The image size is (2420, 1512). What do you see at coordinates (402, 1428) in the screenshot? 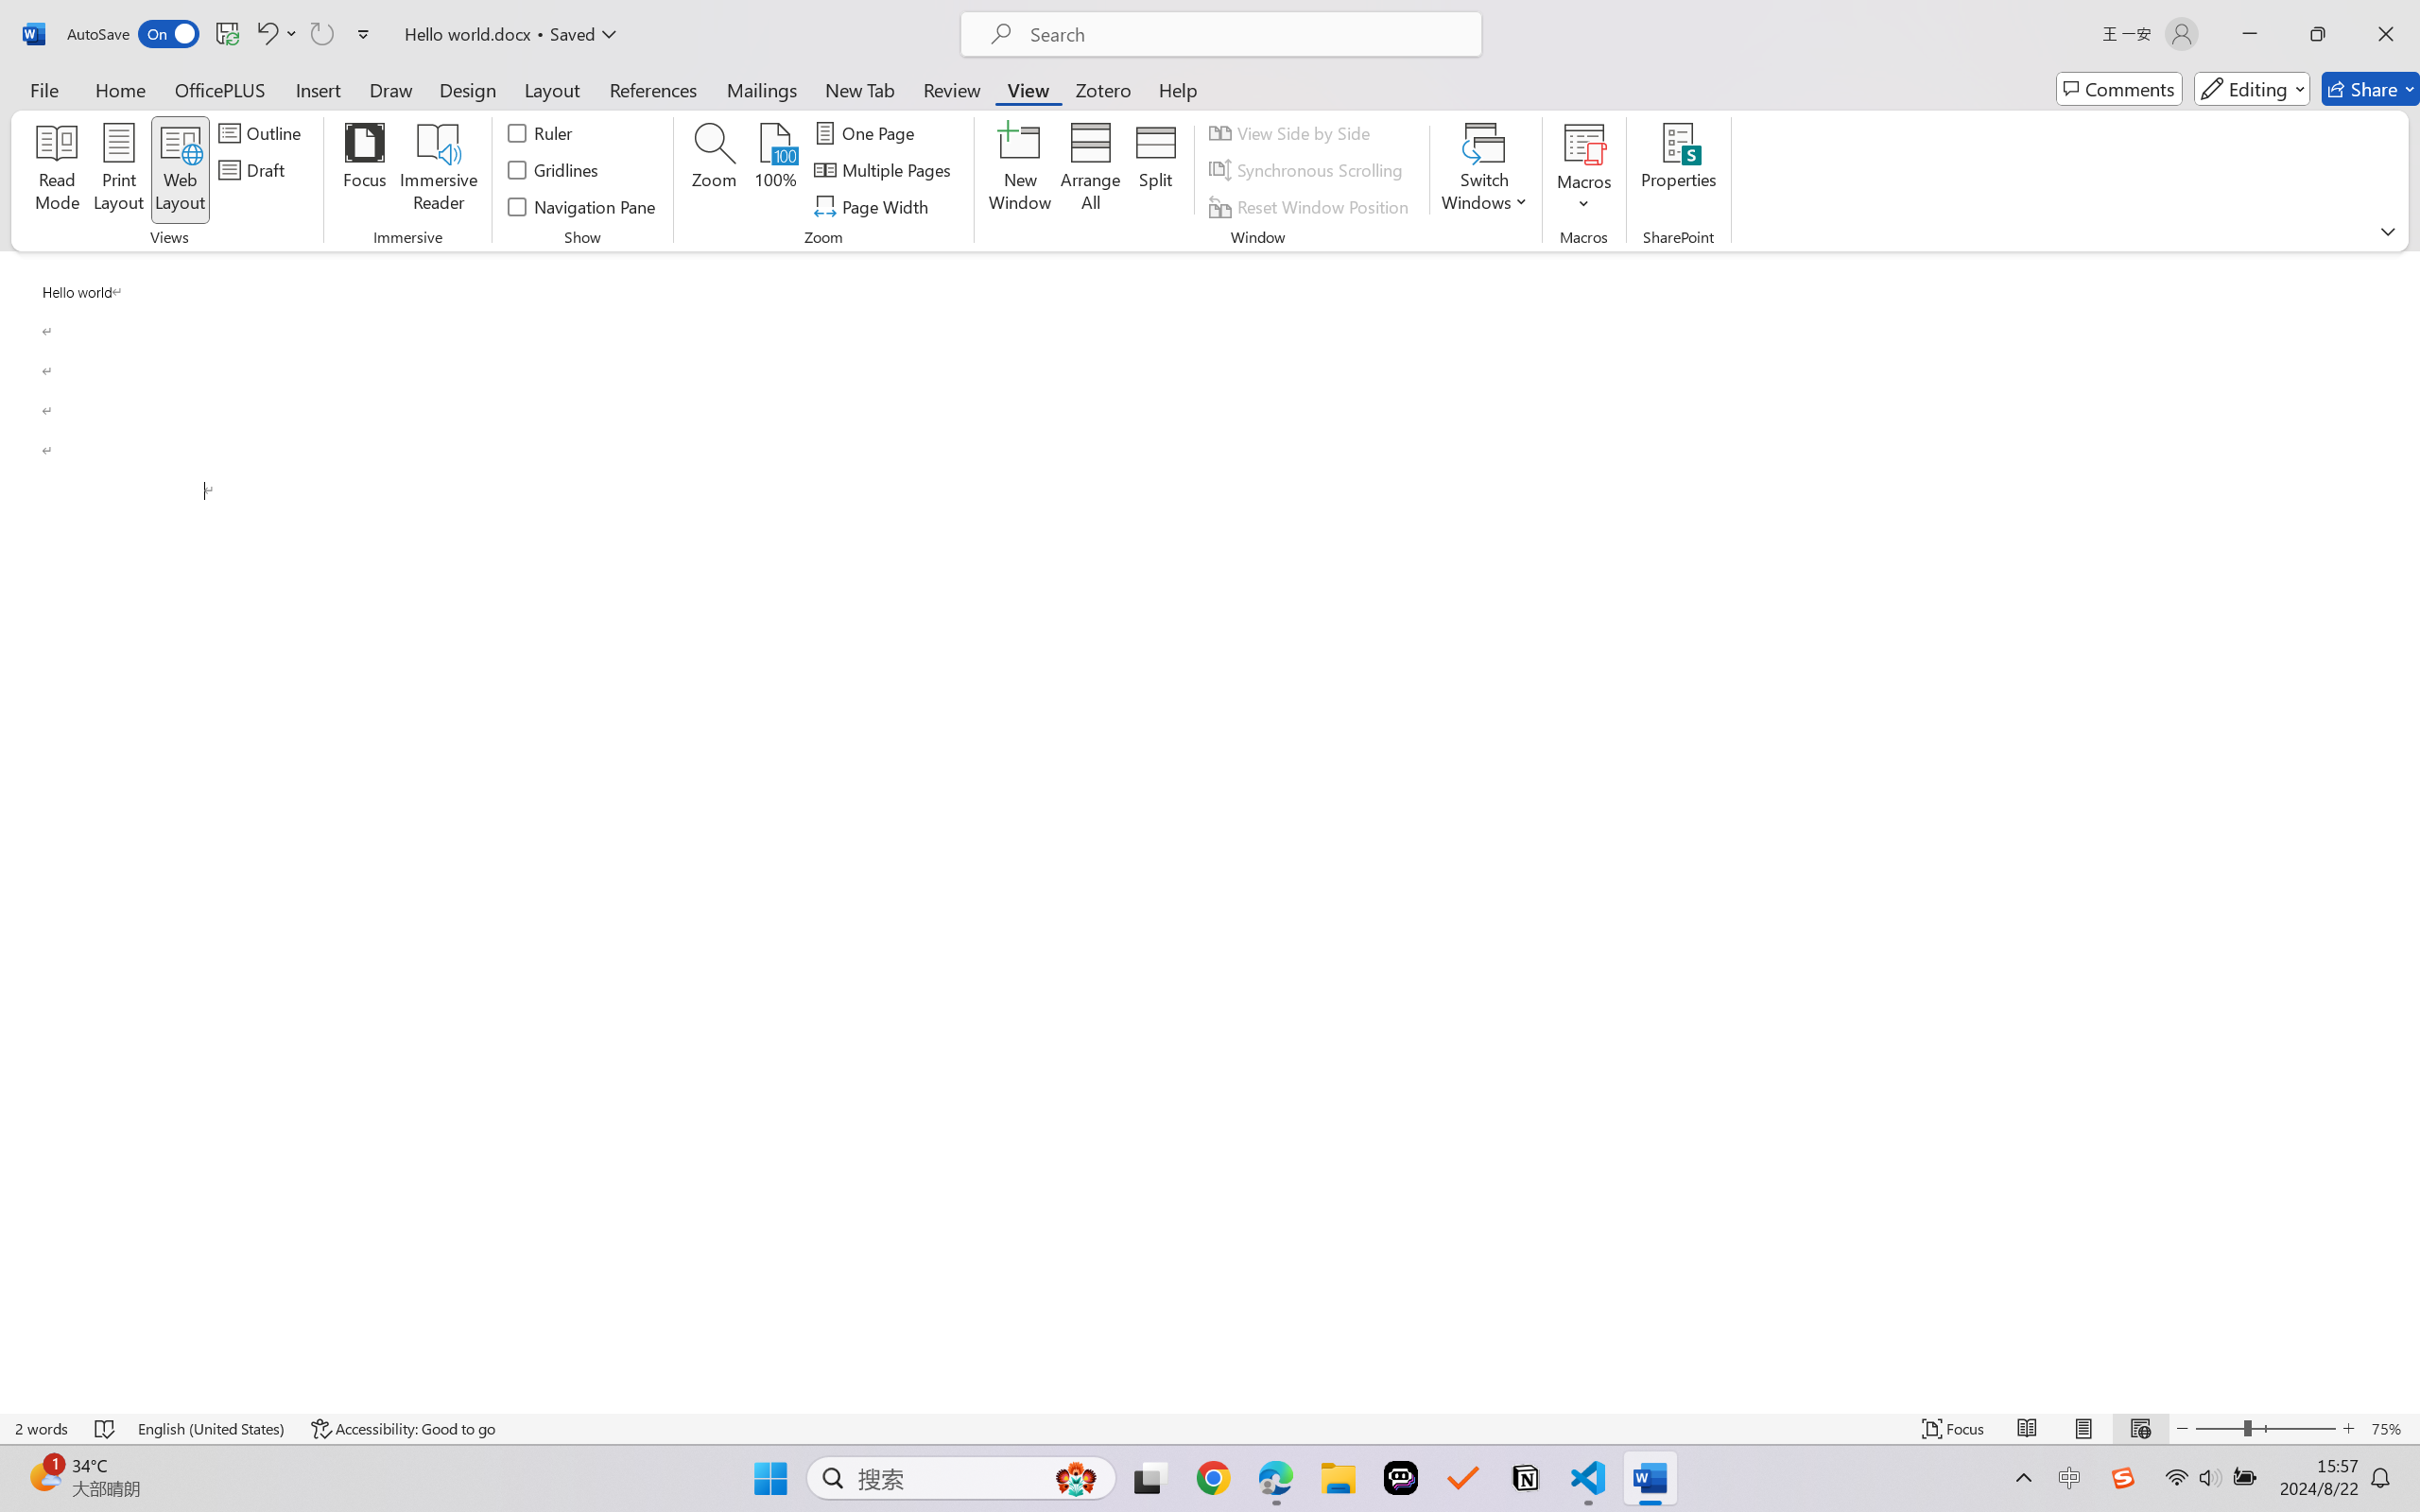
I see `'Accessibility Checker Accessibility: Good to go'` at bounding box center [402, 1428].